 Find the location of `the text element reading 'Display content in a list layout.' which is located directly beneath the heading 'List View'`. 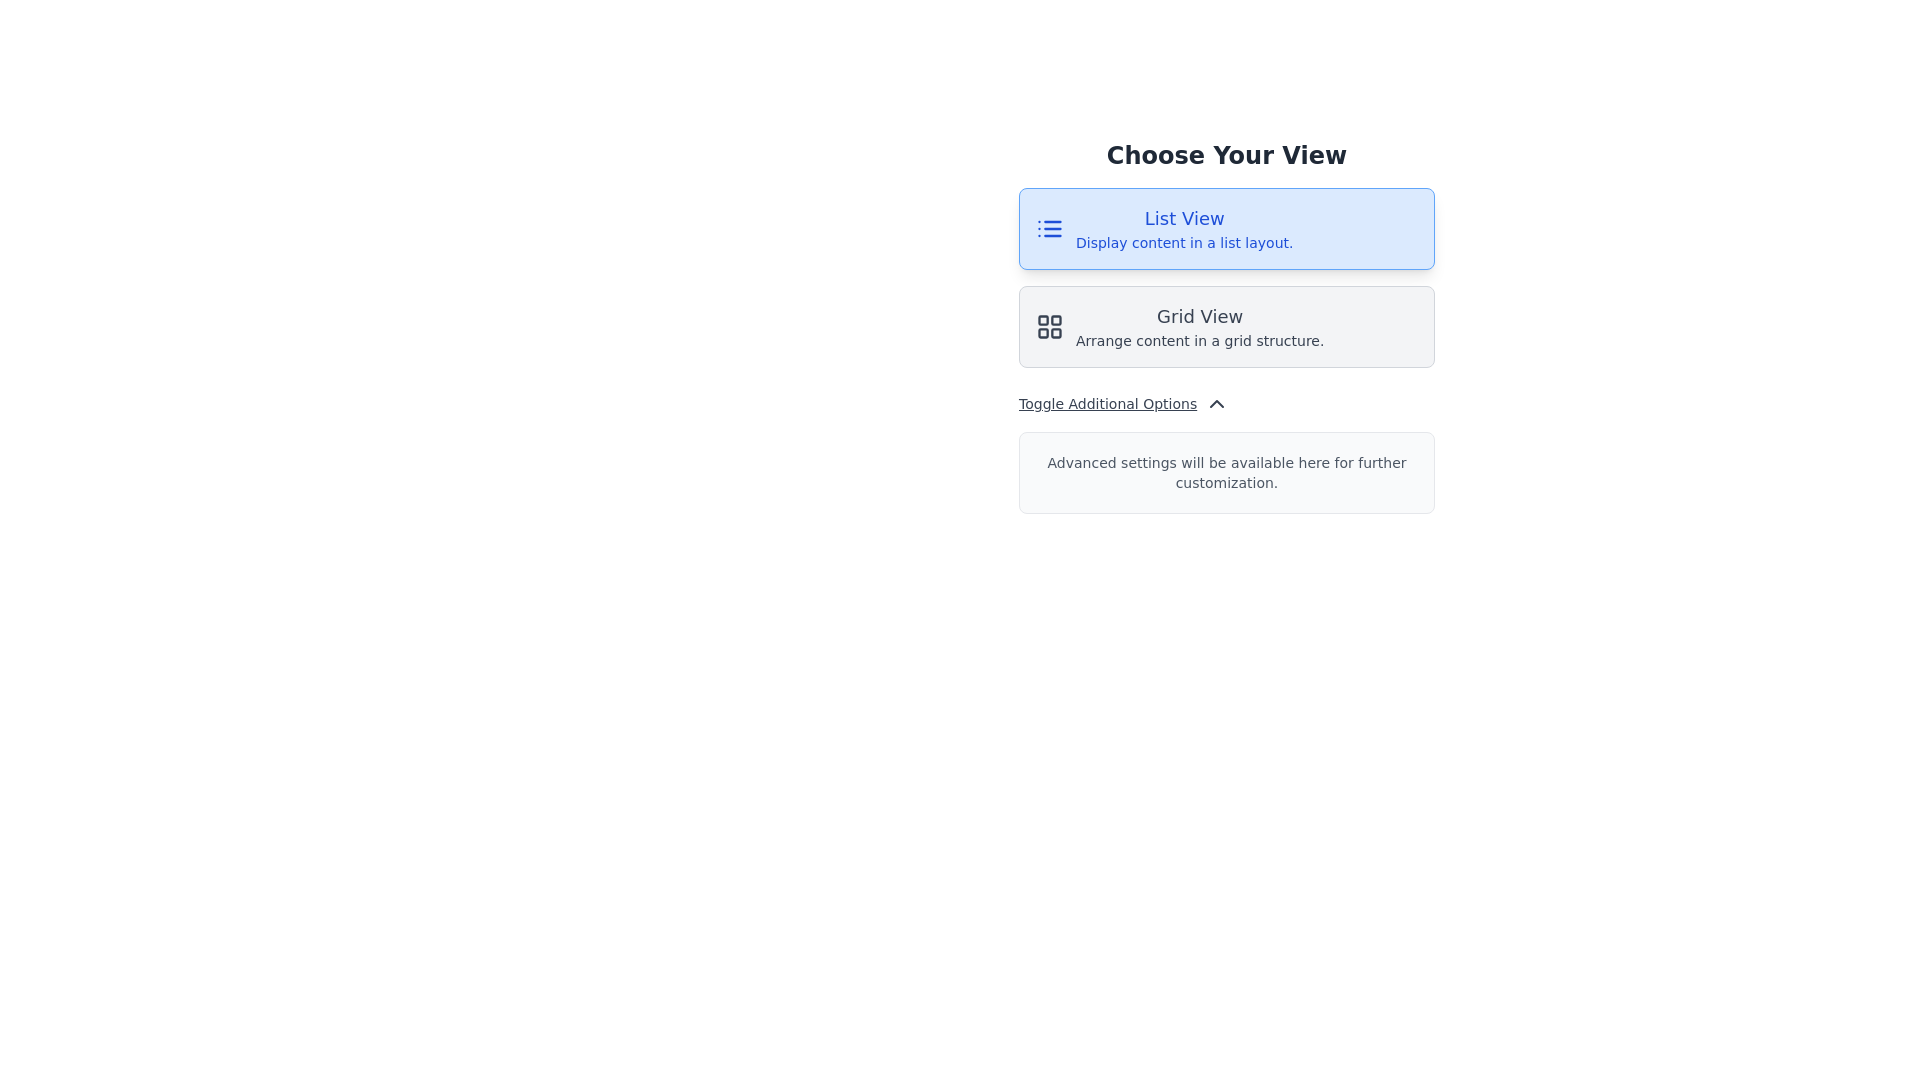

the text element reading 'Display content in a list layout.' which is located directly beneath the heading 'List View' is located at coordinates (1184, 242).